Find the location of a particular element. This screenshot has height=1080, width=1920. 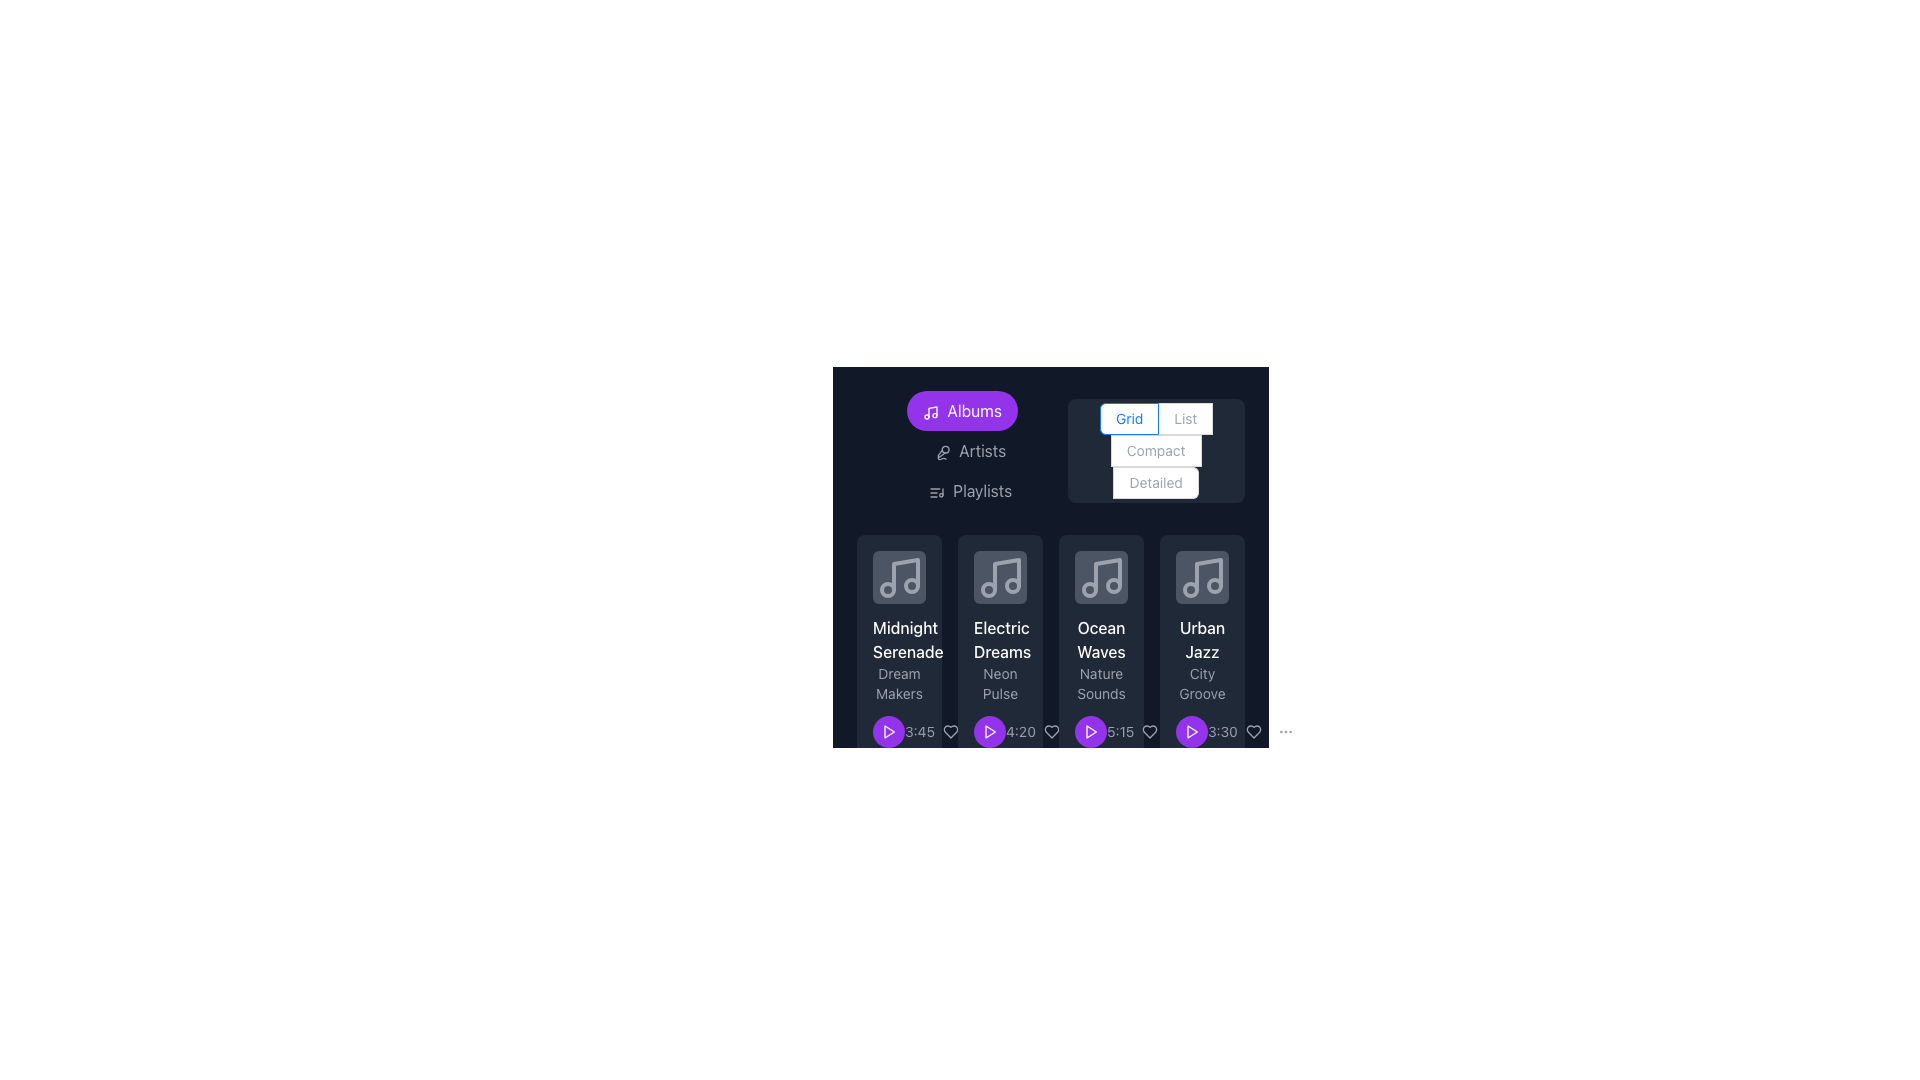

the triangular play icon located at the bottom-right corner of the 'Urban Jazz' music card, which is styled as a solid color SVG graphic element, to potentially reveal additional playback options is located at coordinates (1192, 732).